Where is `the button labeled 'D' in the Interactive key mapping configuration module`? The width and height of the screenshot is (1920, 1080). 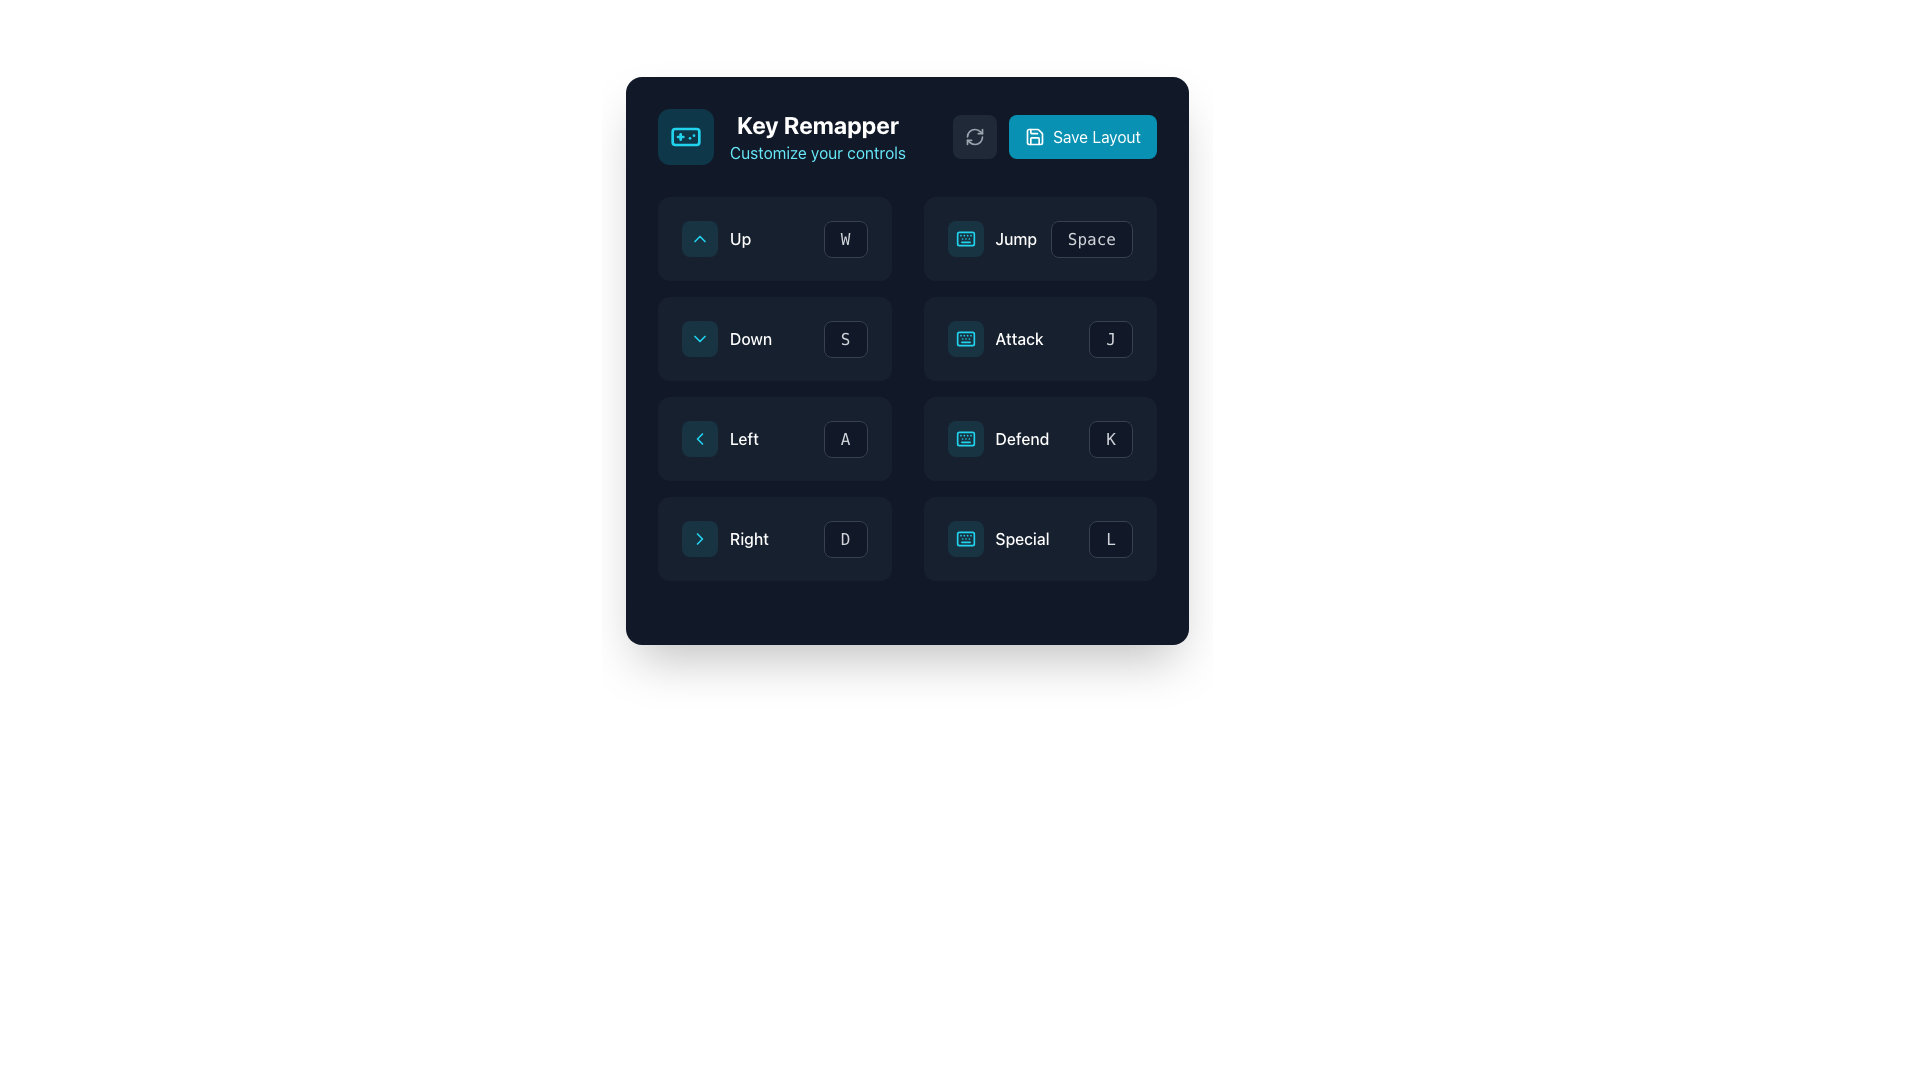 the button labeled 'D' in the Interactive key mapping configuration module is located at coordinates (773, 538).